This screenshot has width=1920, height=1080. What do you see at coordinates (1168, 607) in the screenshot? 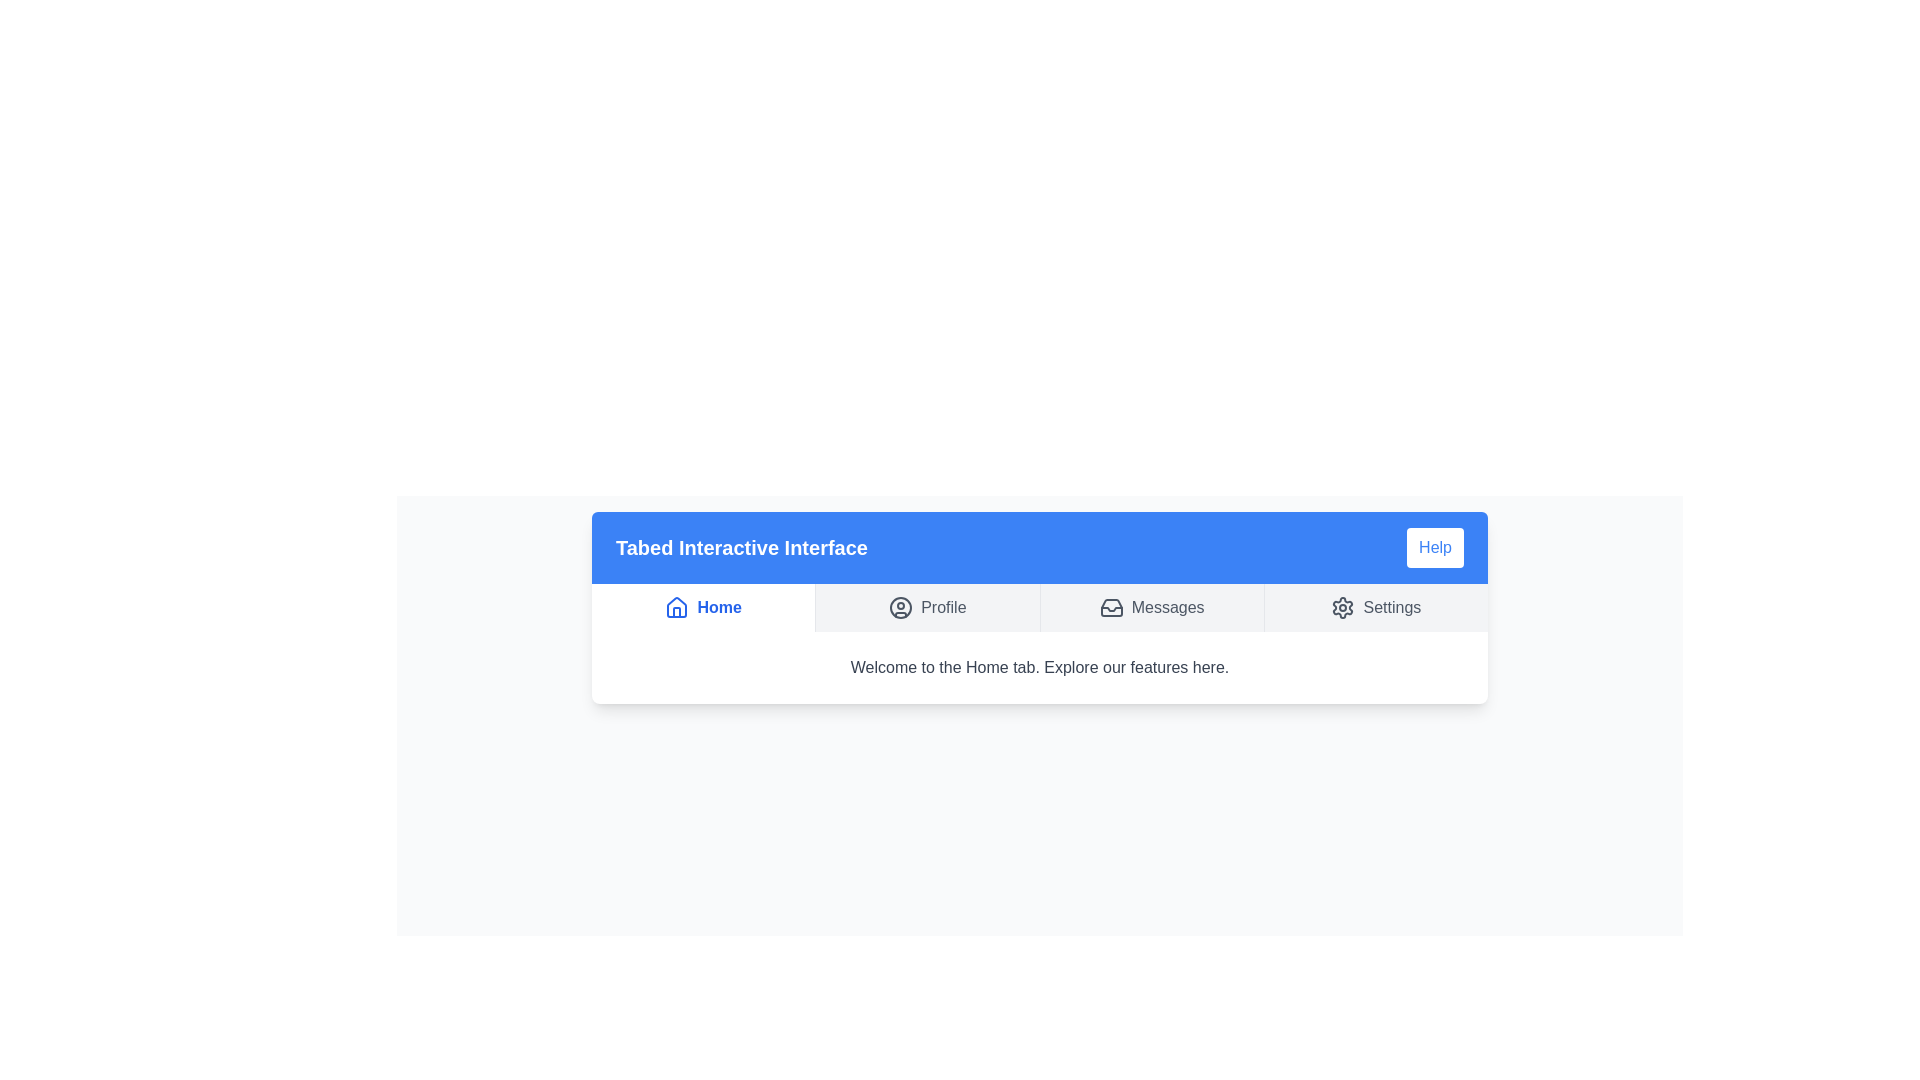
I see `the 'Messages' static text label in the horizontal navigation menu, which indicates its purpose related to user messages` at bounding box center [1168, 607].